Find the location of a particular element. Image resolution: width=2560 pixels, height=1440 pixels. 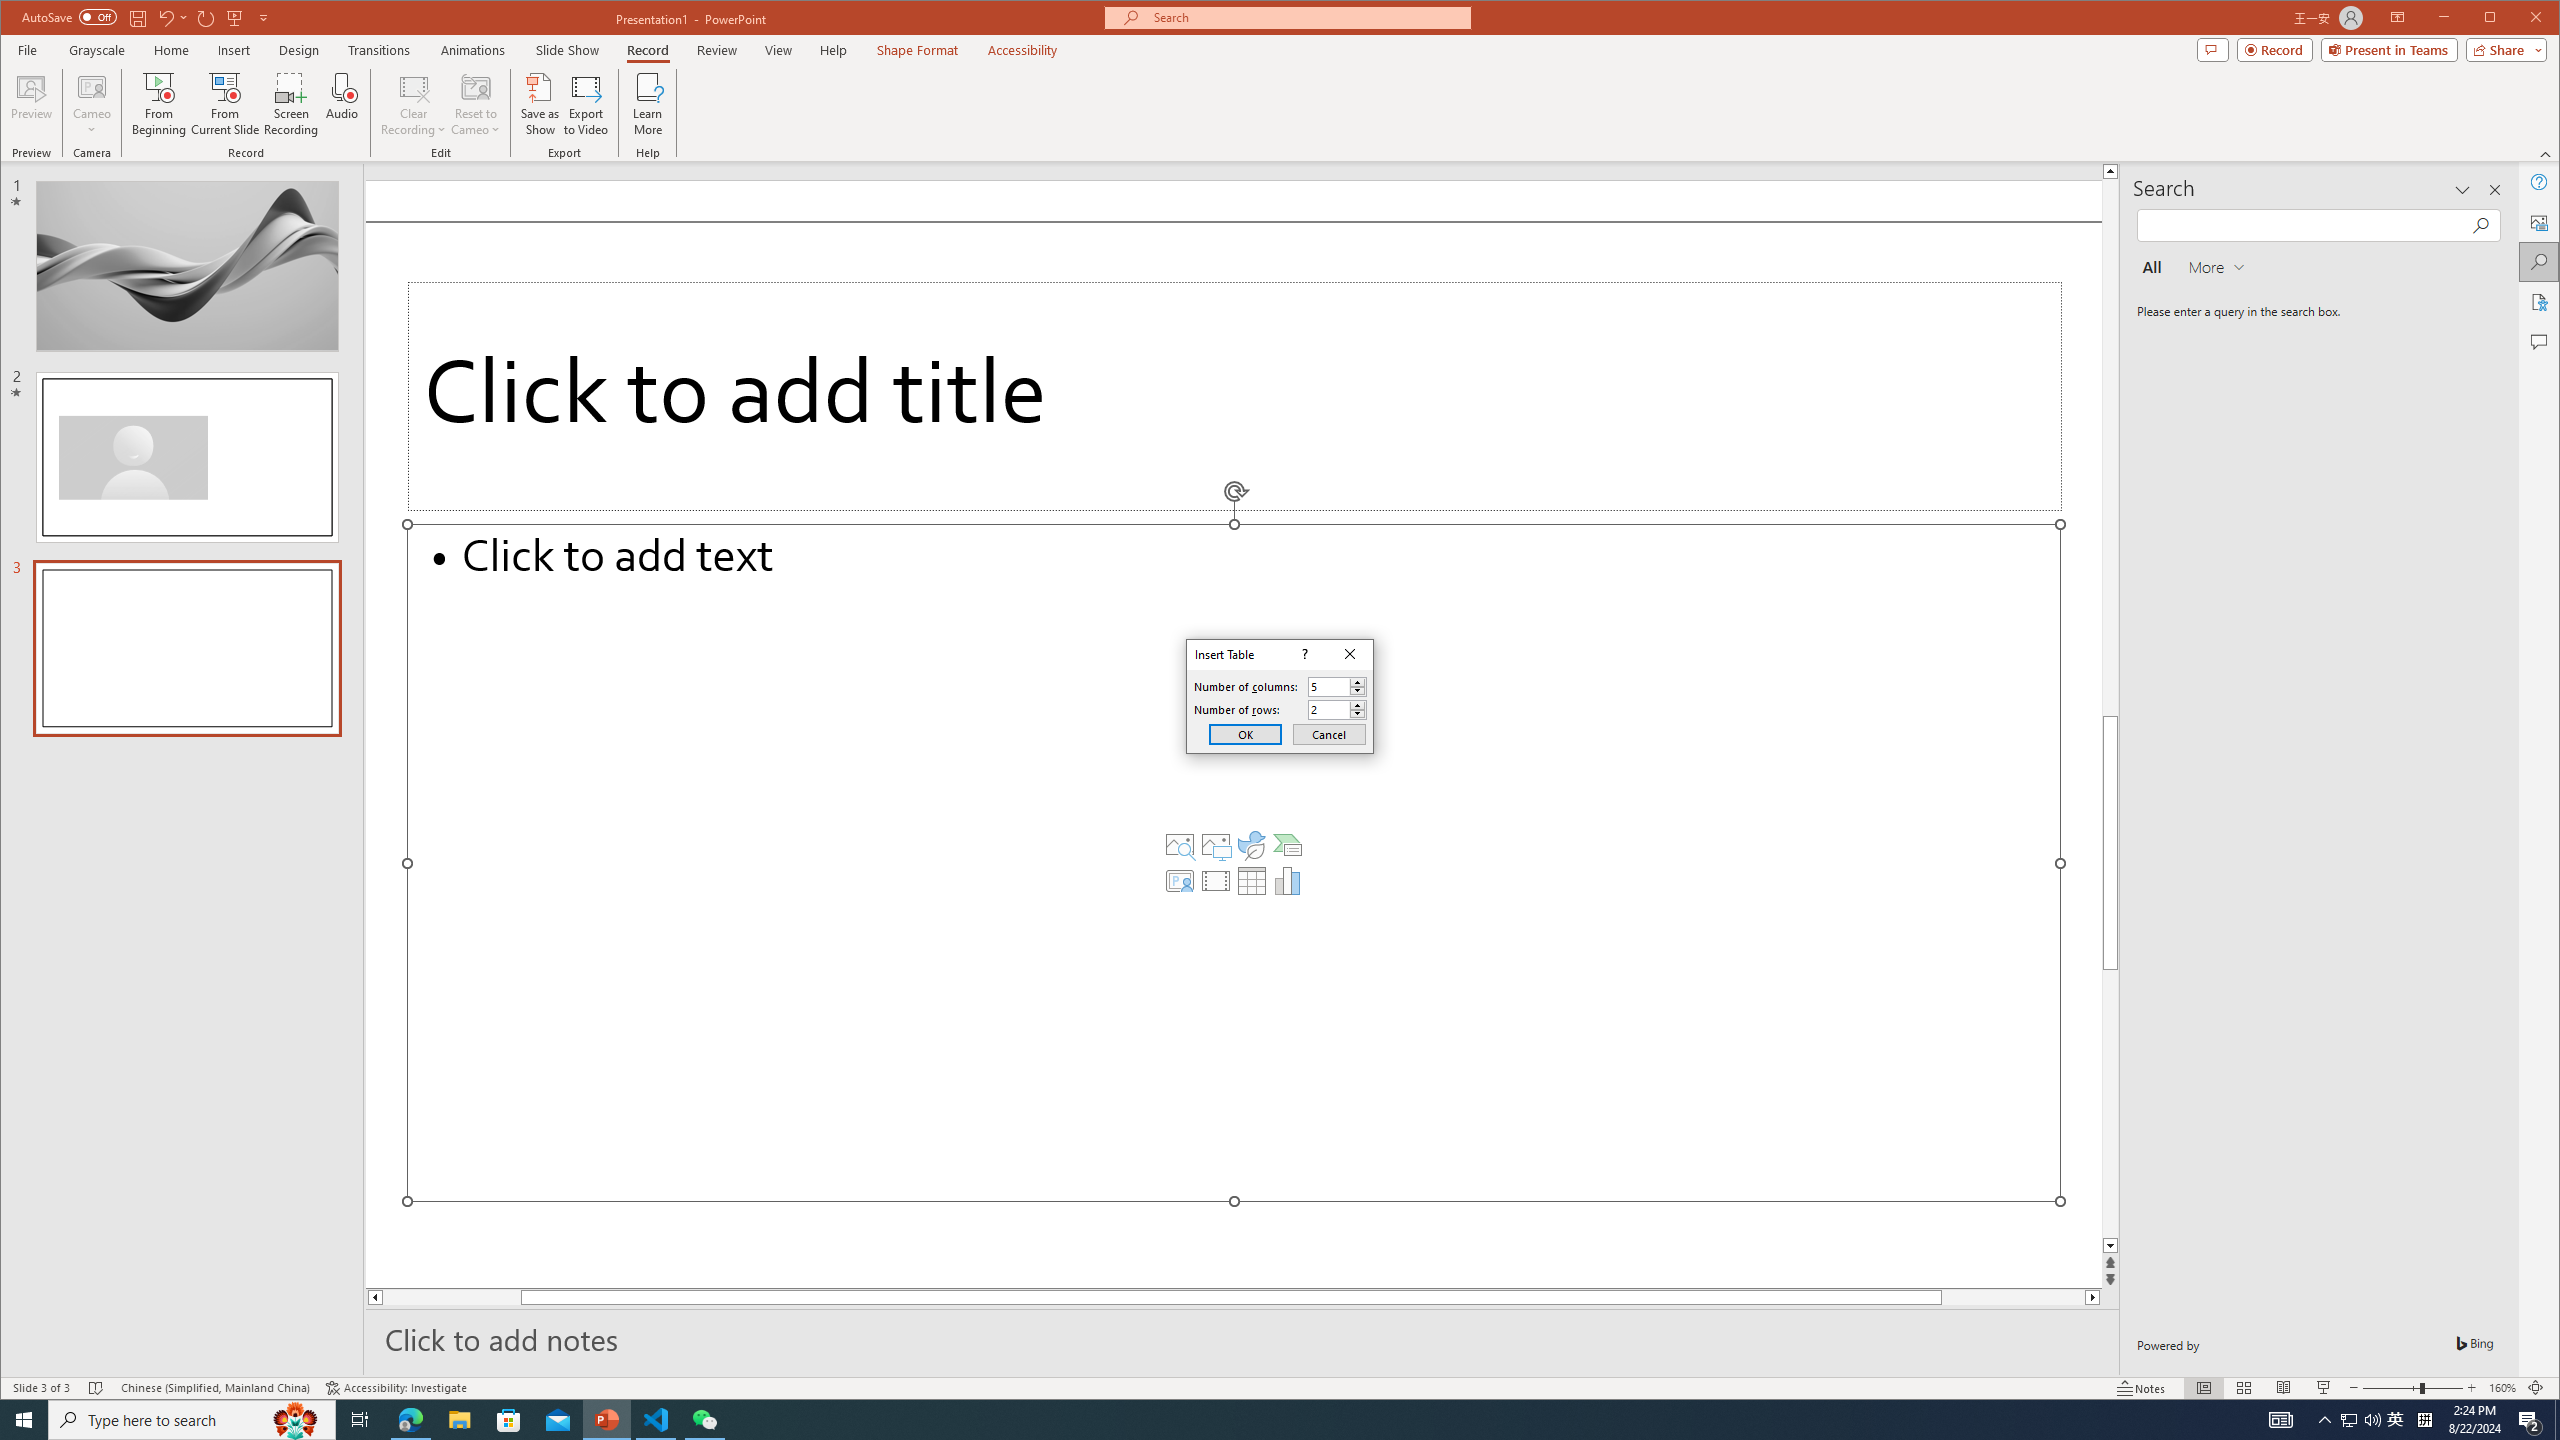

'Grayscale' is located at coordinates (97, 49).